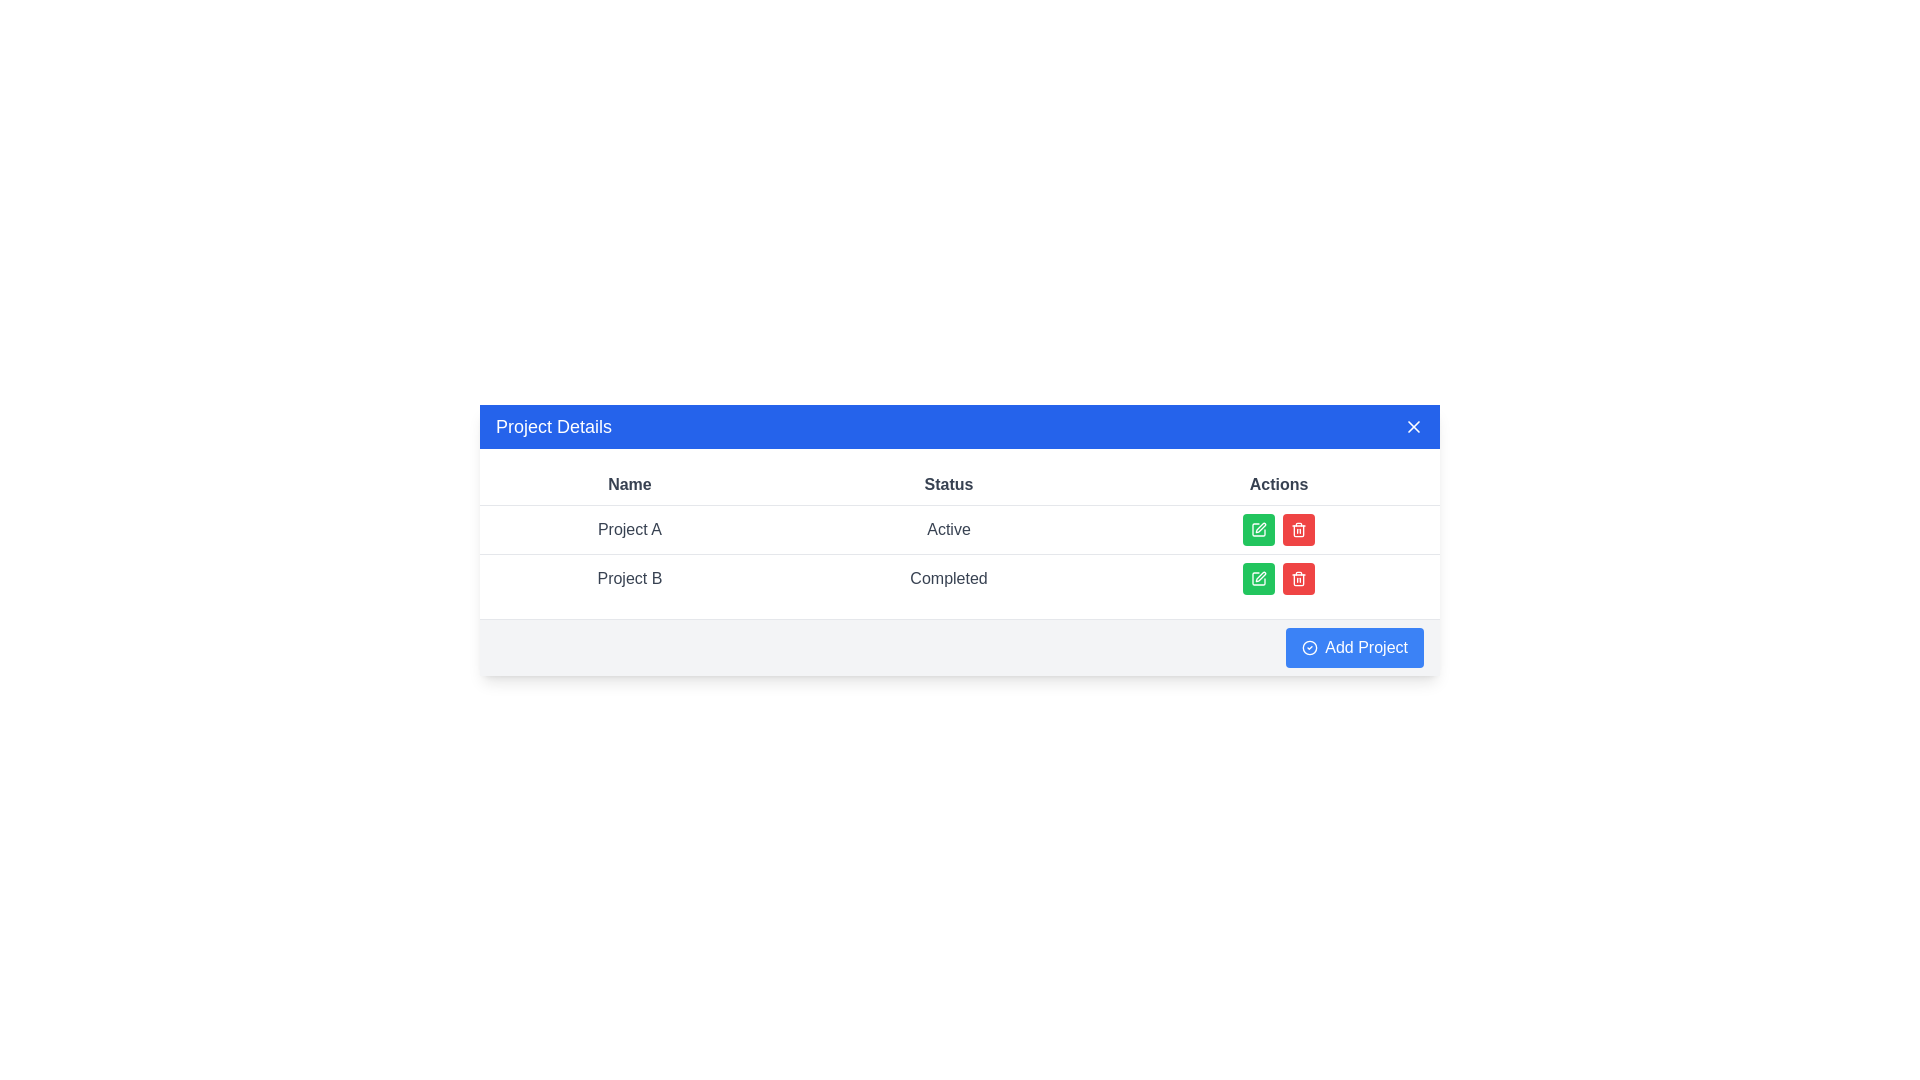 This screenshot has height=1080, width=1920. What do you see at coordinates (1299, 528) in the screenshot?
I see `the trash can icon located in the 'Actions' column of the table for 'Project A'` at bounding box center [1299, 528].